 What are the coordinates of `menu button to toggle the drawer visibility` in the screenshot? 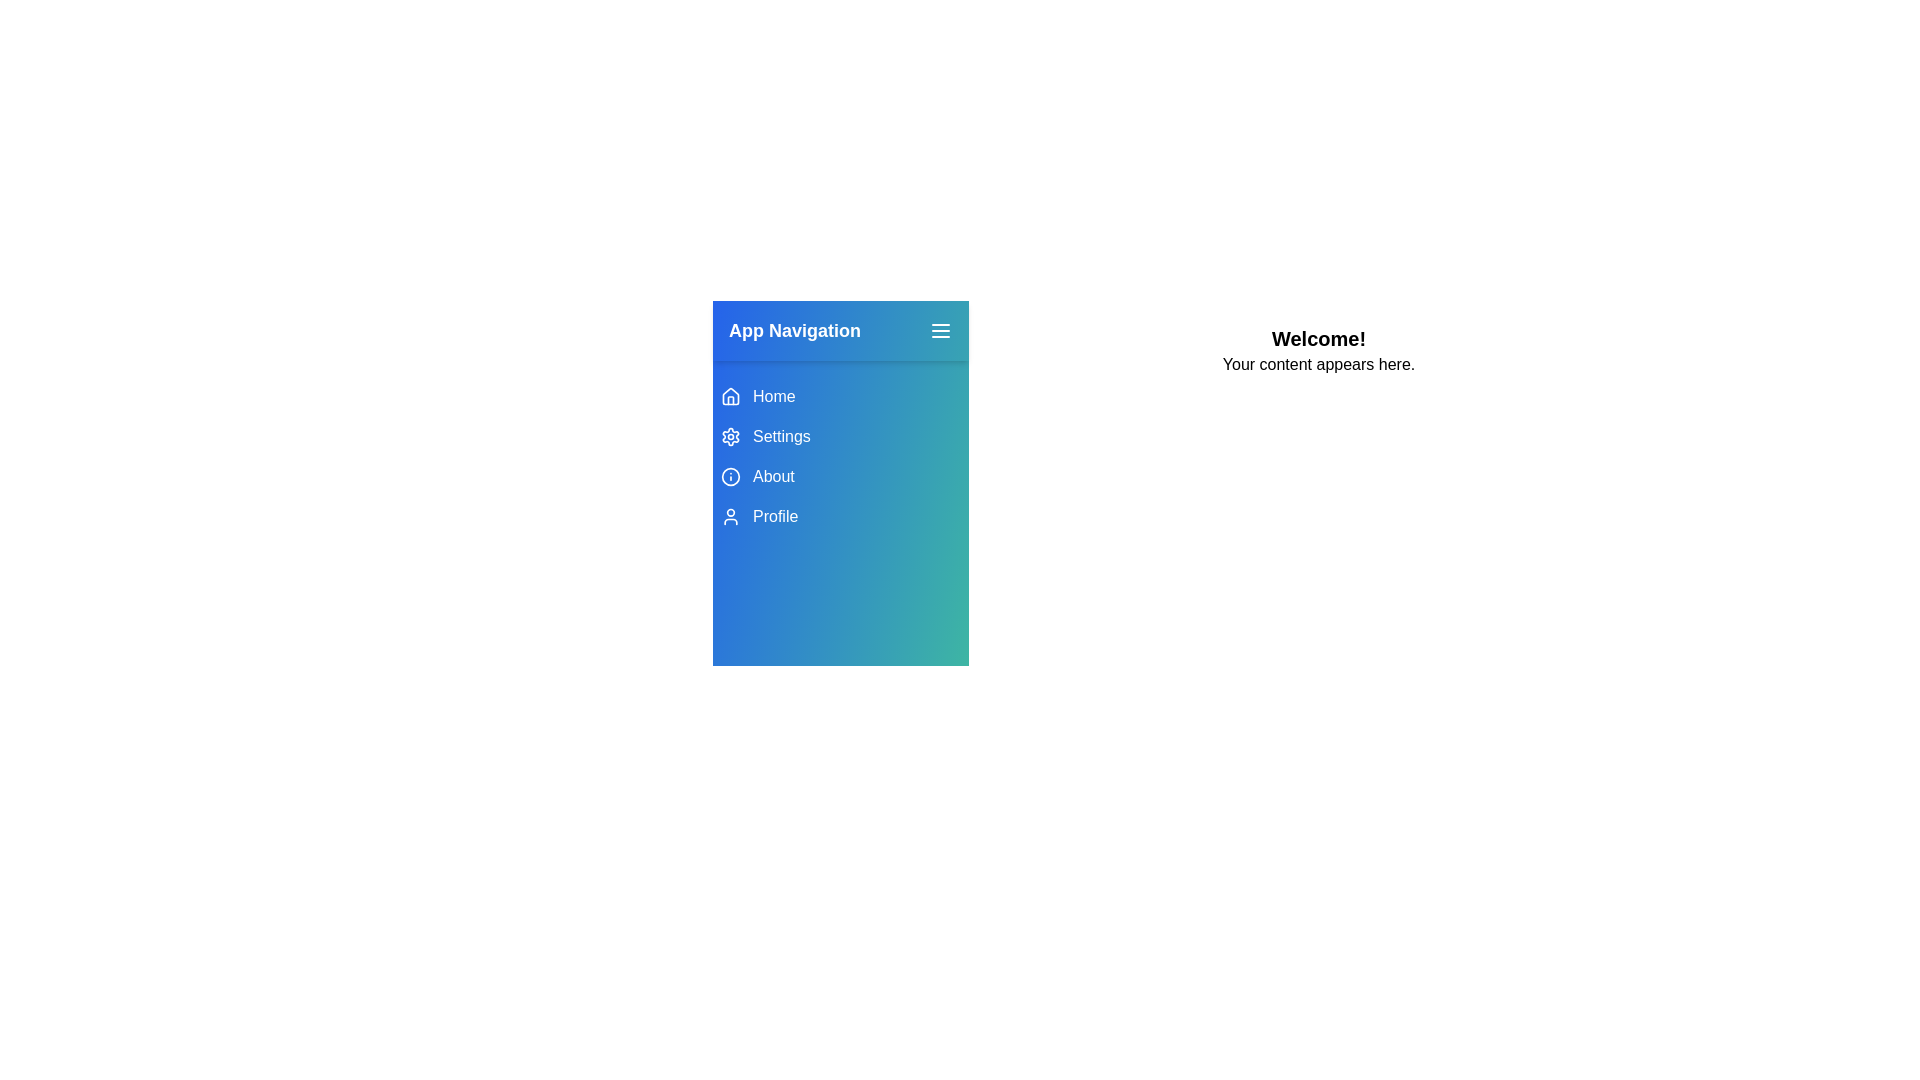 It's located at (939, 330).